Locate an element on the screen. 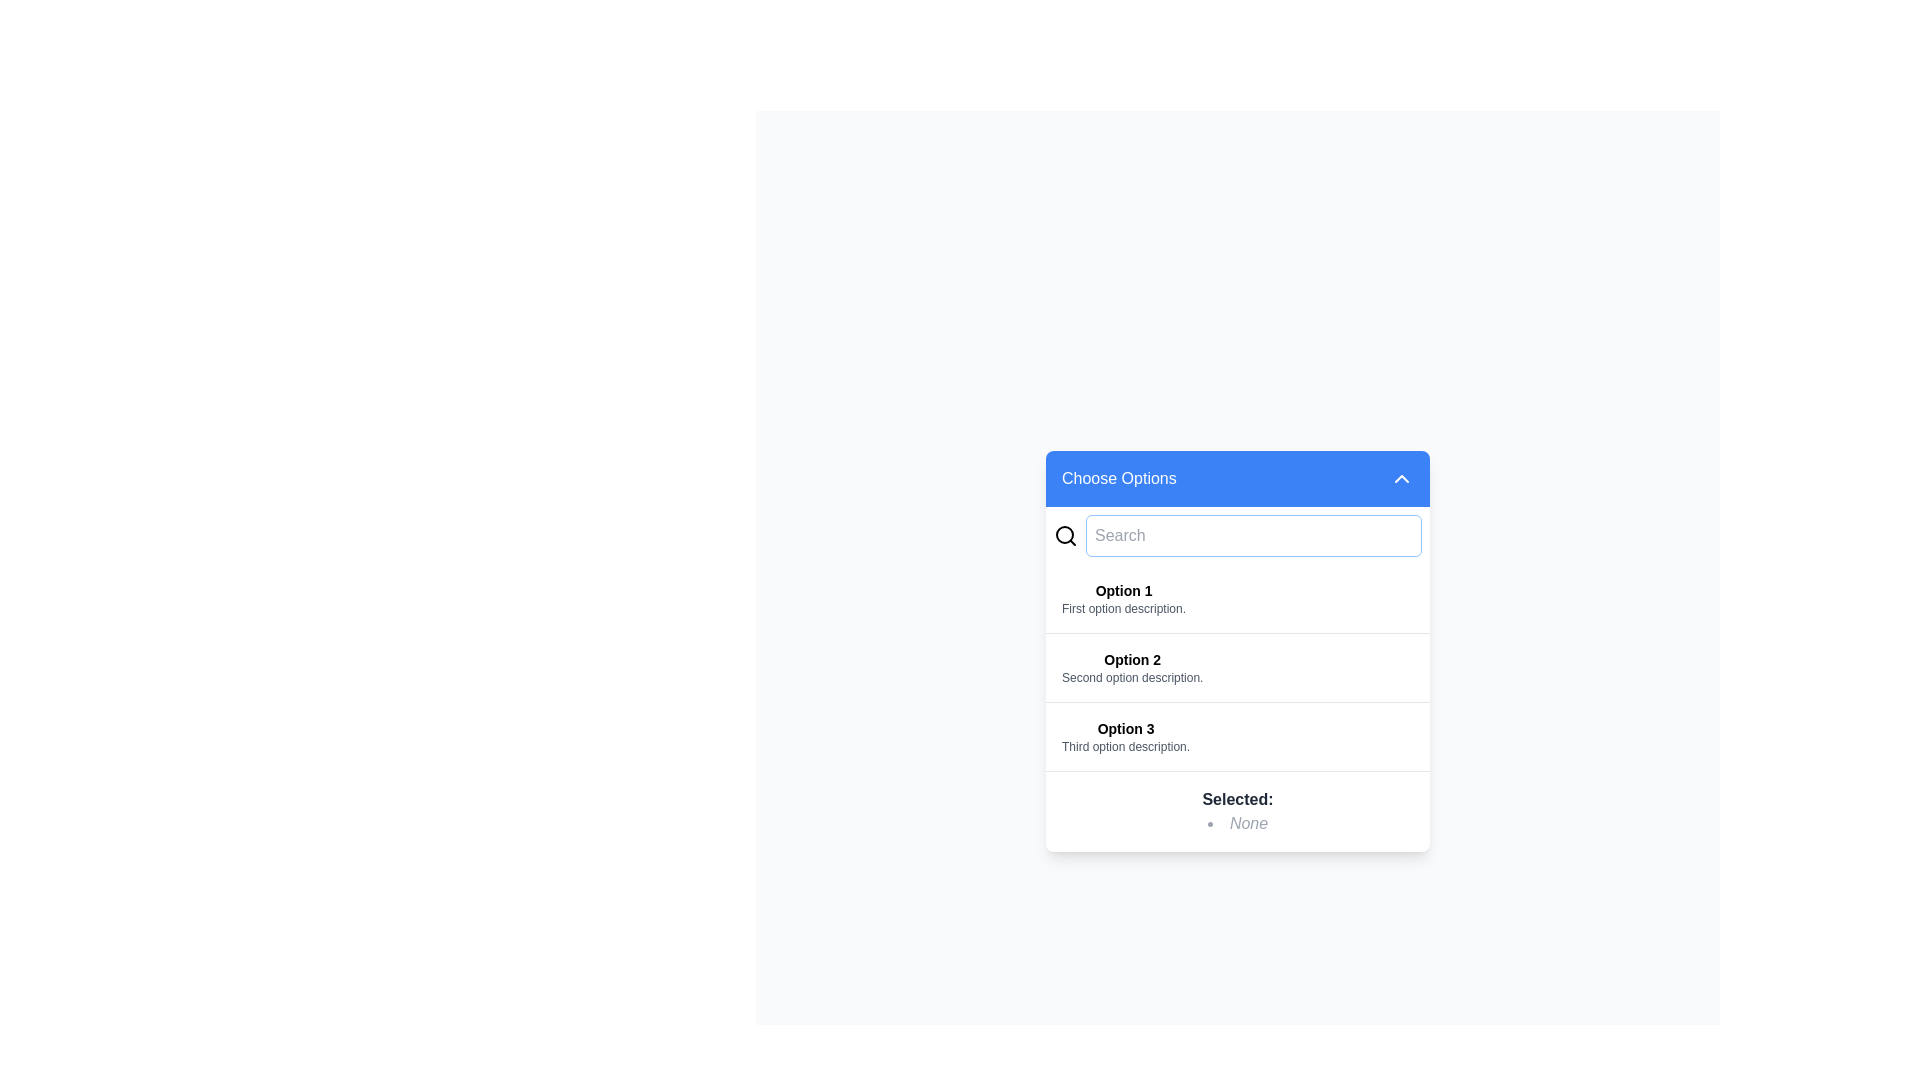  the first entry in the dropdown menu located below the search bar is located at coordinates (1123, 597).